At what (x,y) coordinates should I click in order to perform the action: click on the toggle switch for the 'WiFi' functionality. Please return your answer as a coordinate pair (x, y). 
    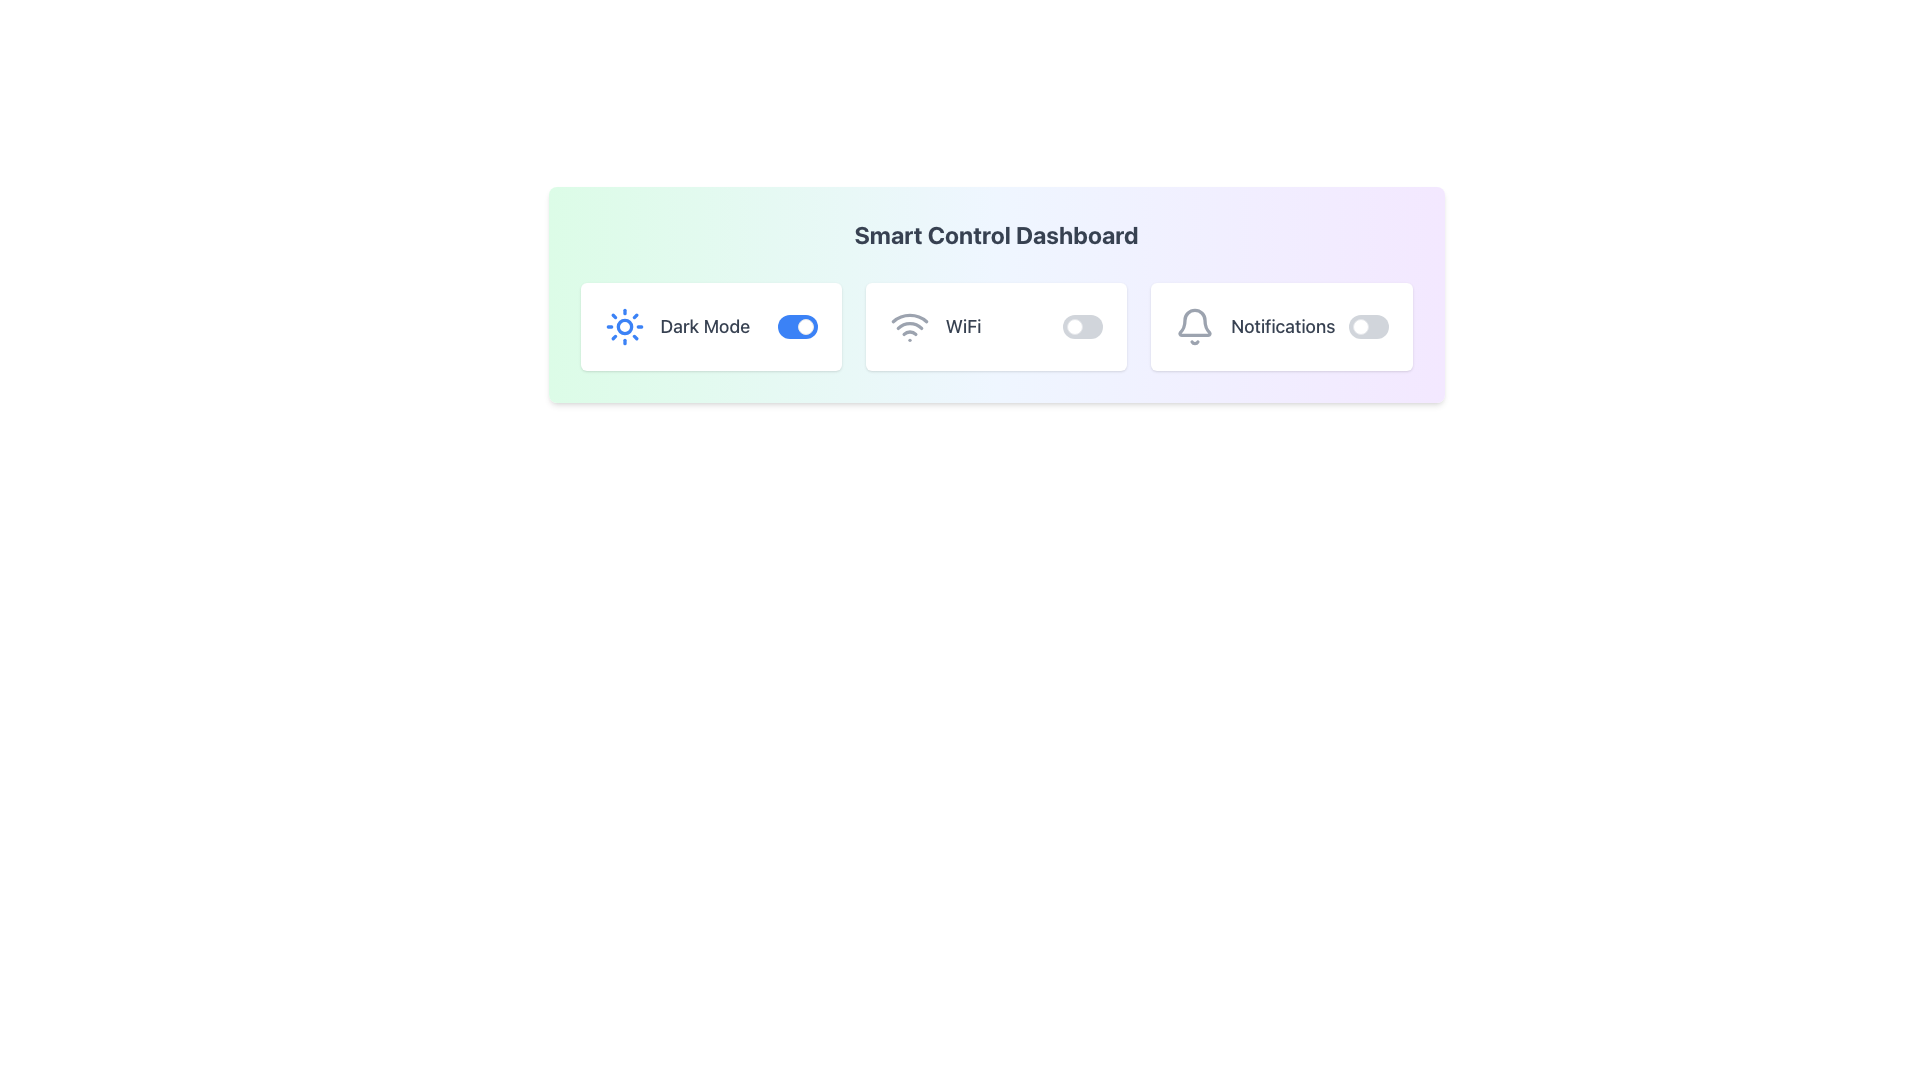
    Looking at the image, I should click on (1082, 326).